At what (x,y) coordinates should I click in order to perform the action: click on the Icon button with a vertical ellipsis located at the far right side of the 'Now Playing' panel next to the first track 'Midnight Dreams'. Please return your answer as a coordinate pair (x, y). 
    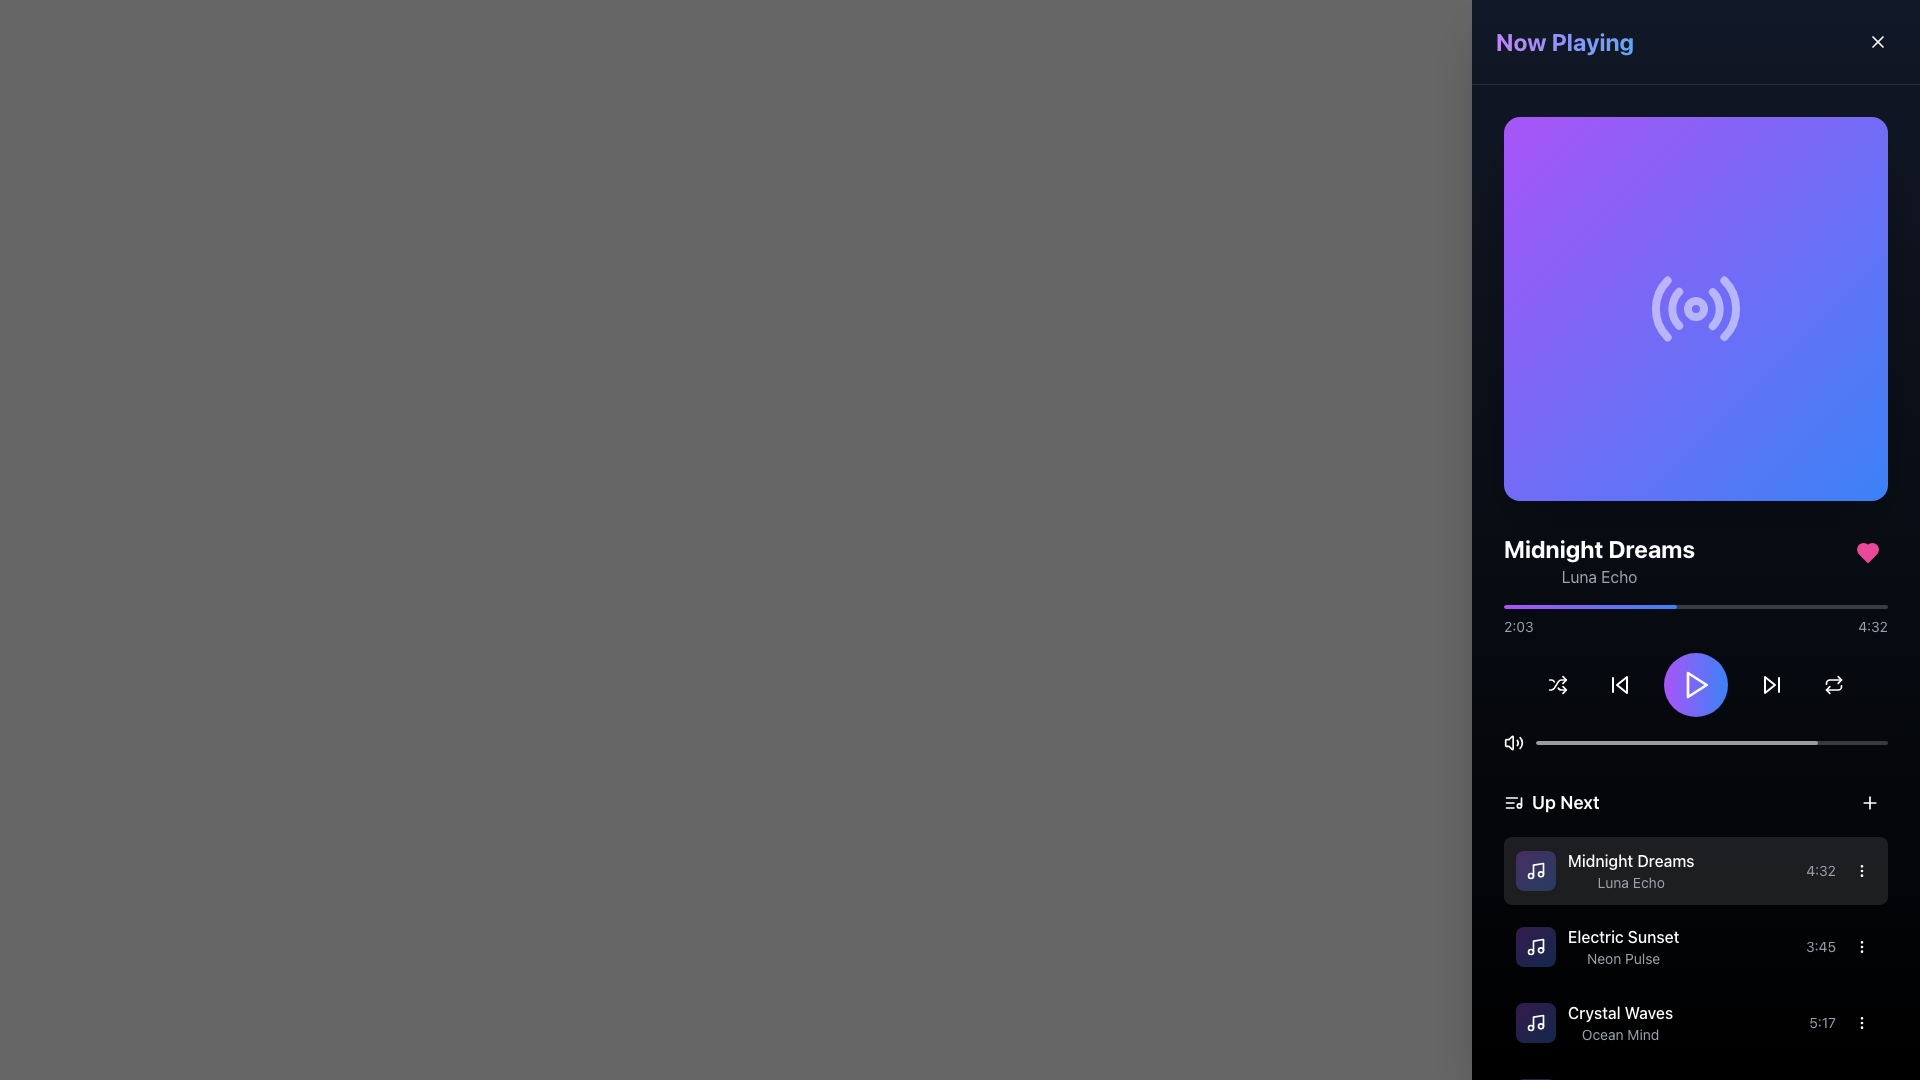
    Looking at the image, I should click on (1861, 870).